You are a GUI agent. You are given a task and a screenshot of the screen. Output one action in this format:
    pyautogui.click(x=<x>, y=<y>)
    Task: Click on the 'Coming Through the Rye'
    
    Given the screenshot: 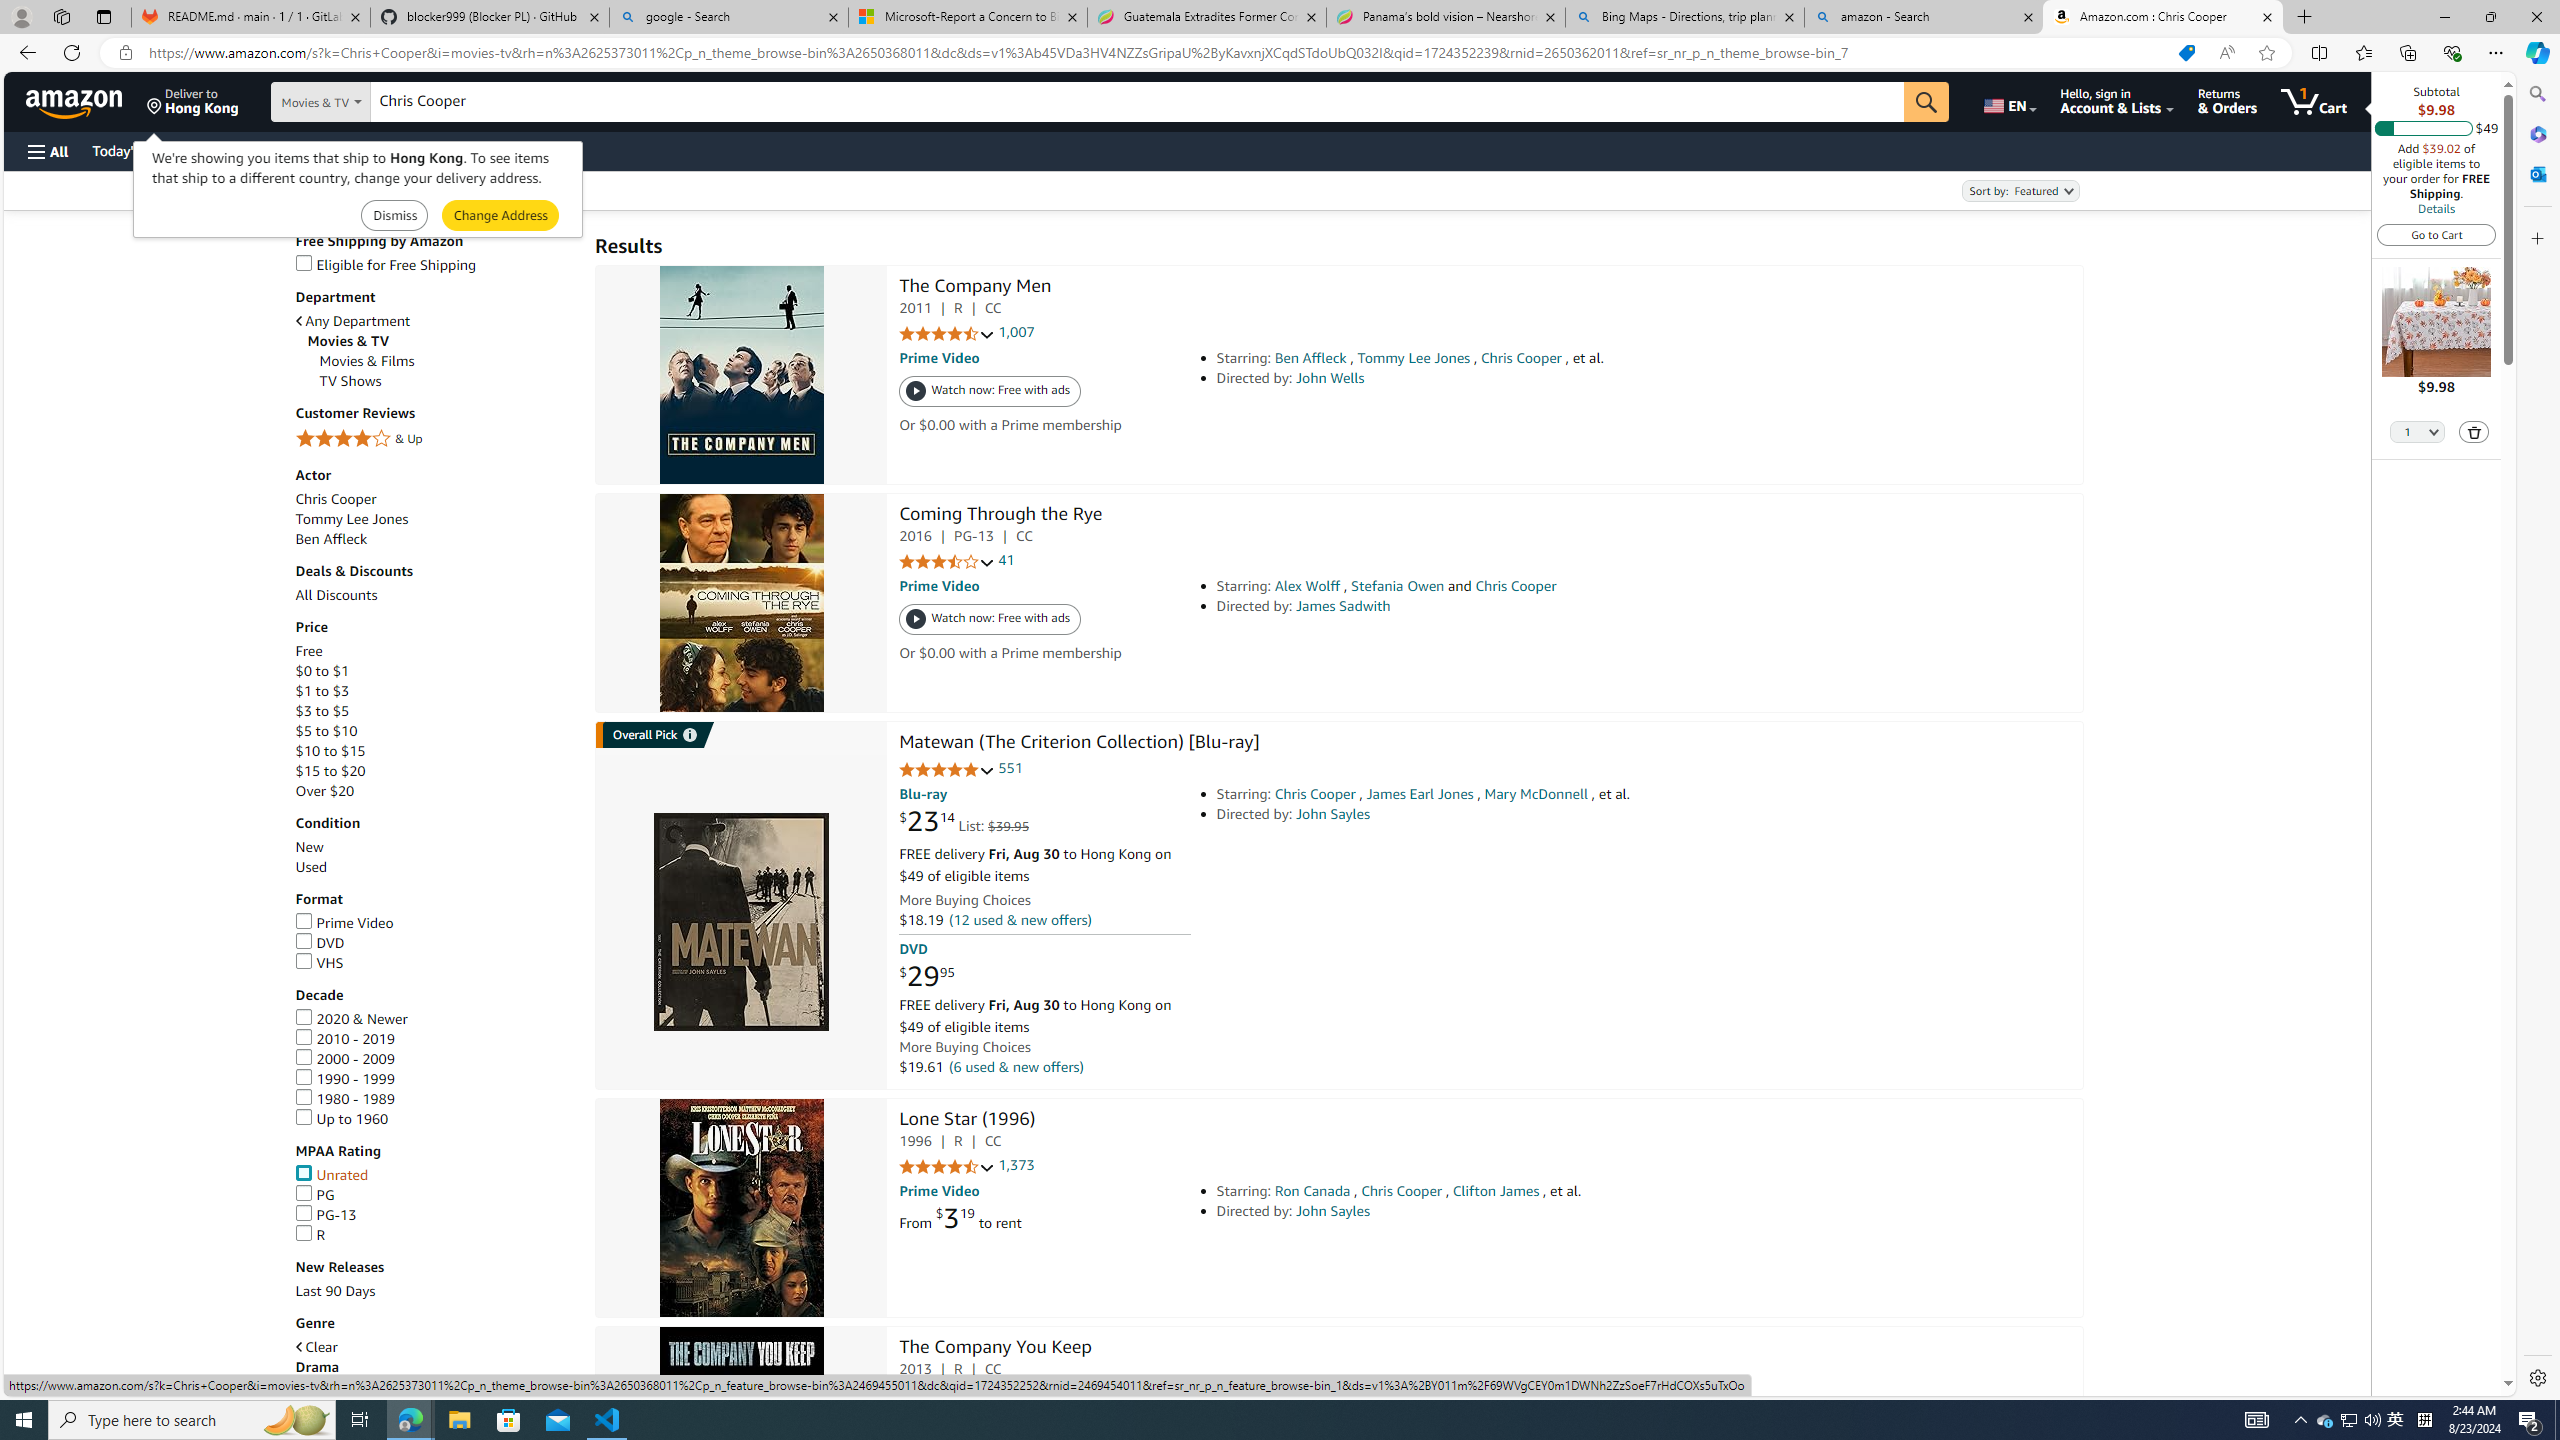 What is the action you would take?
    pyautogui.click(x=999, y=516)
    